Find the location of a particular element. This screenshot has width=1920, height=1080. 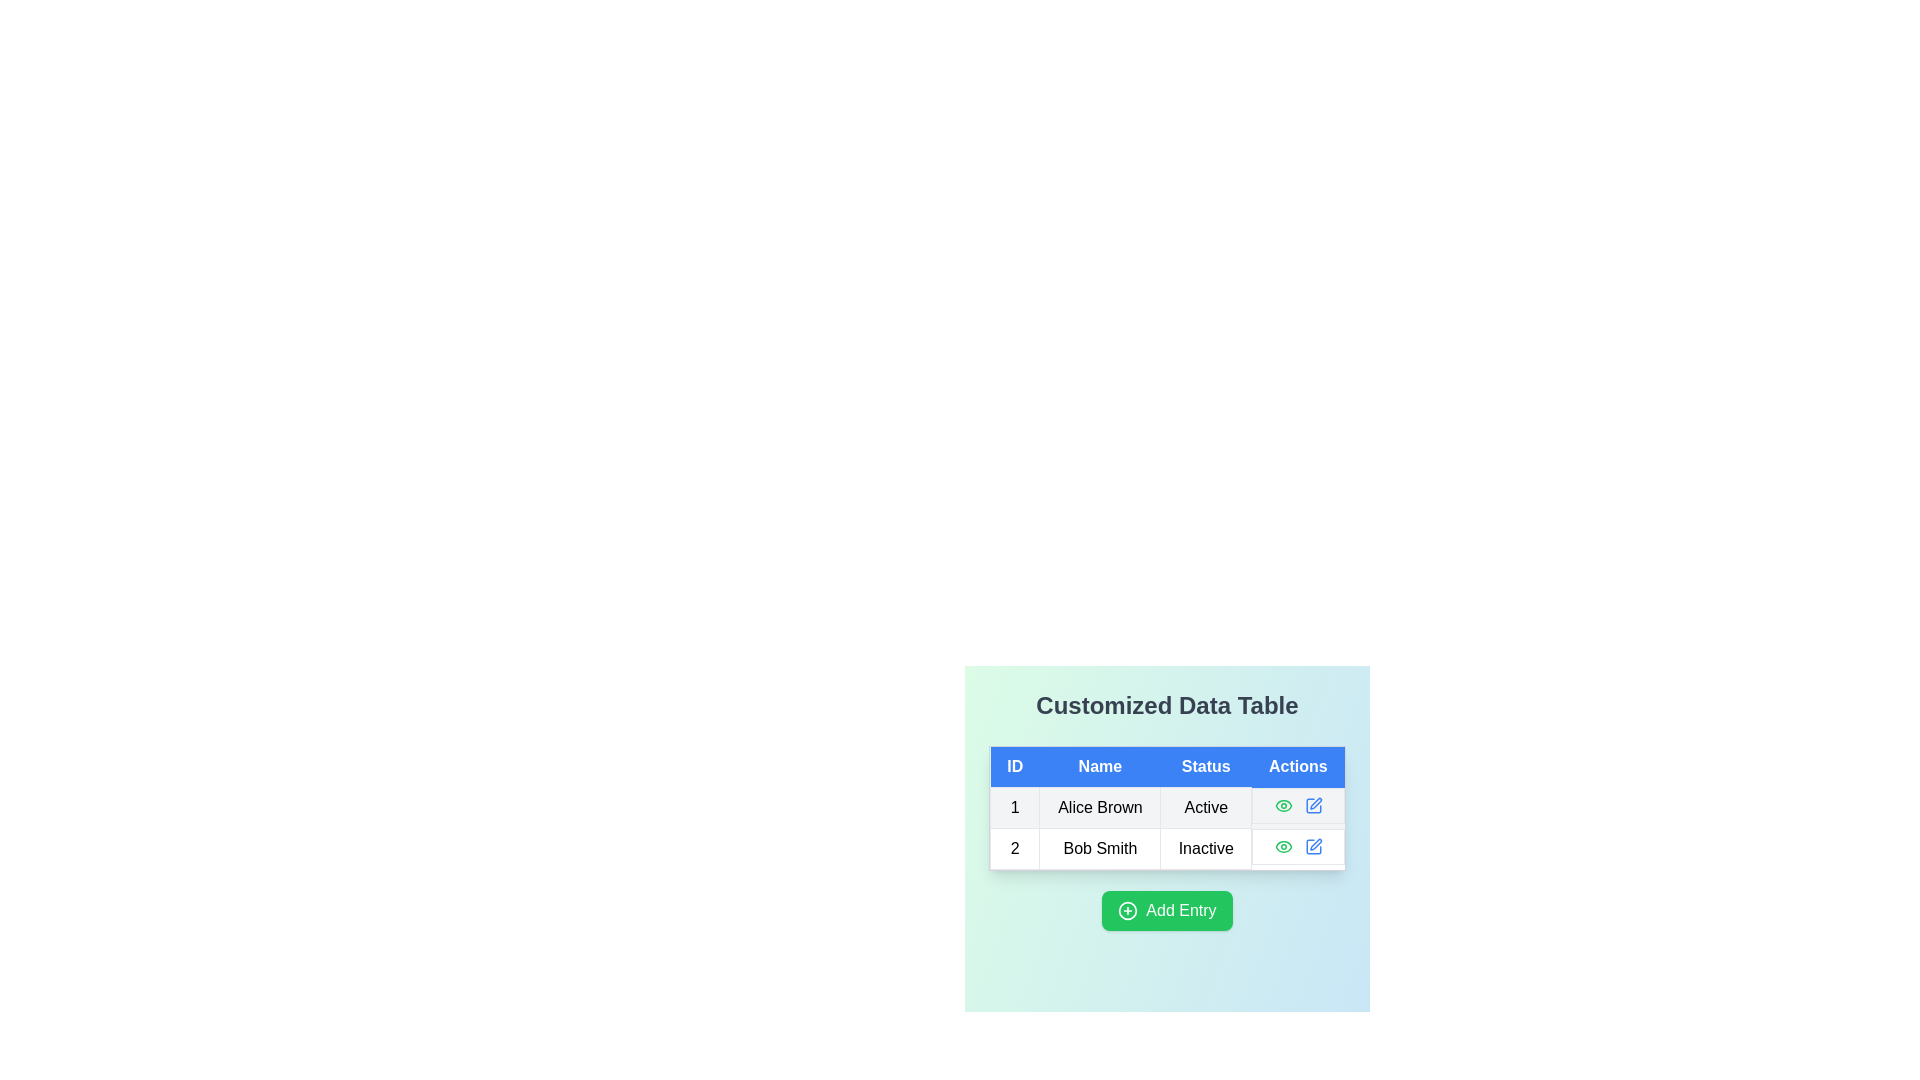

the text display field showing 'Bob Smith', which is located in the second row and second column of the tabular layout is located at coordinates (1099, 848).